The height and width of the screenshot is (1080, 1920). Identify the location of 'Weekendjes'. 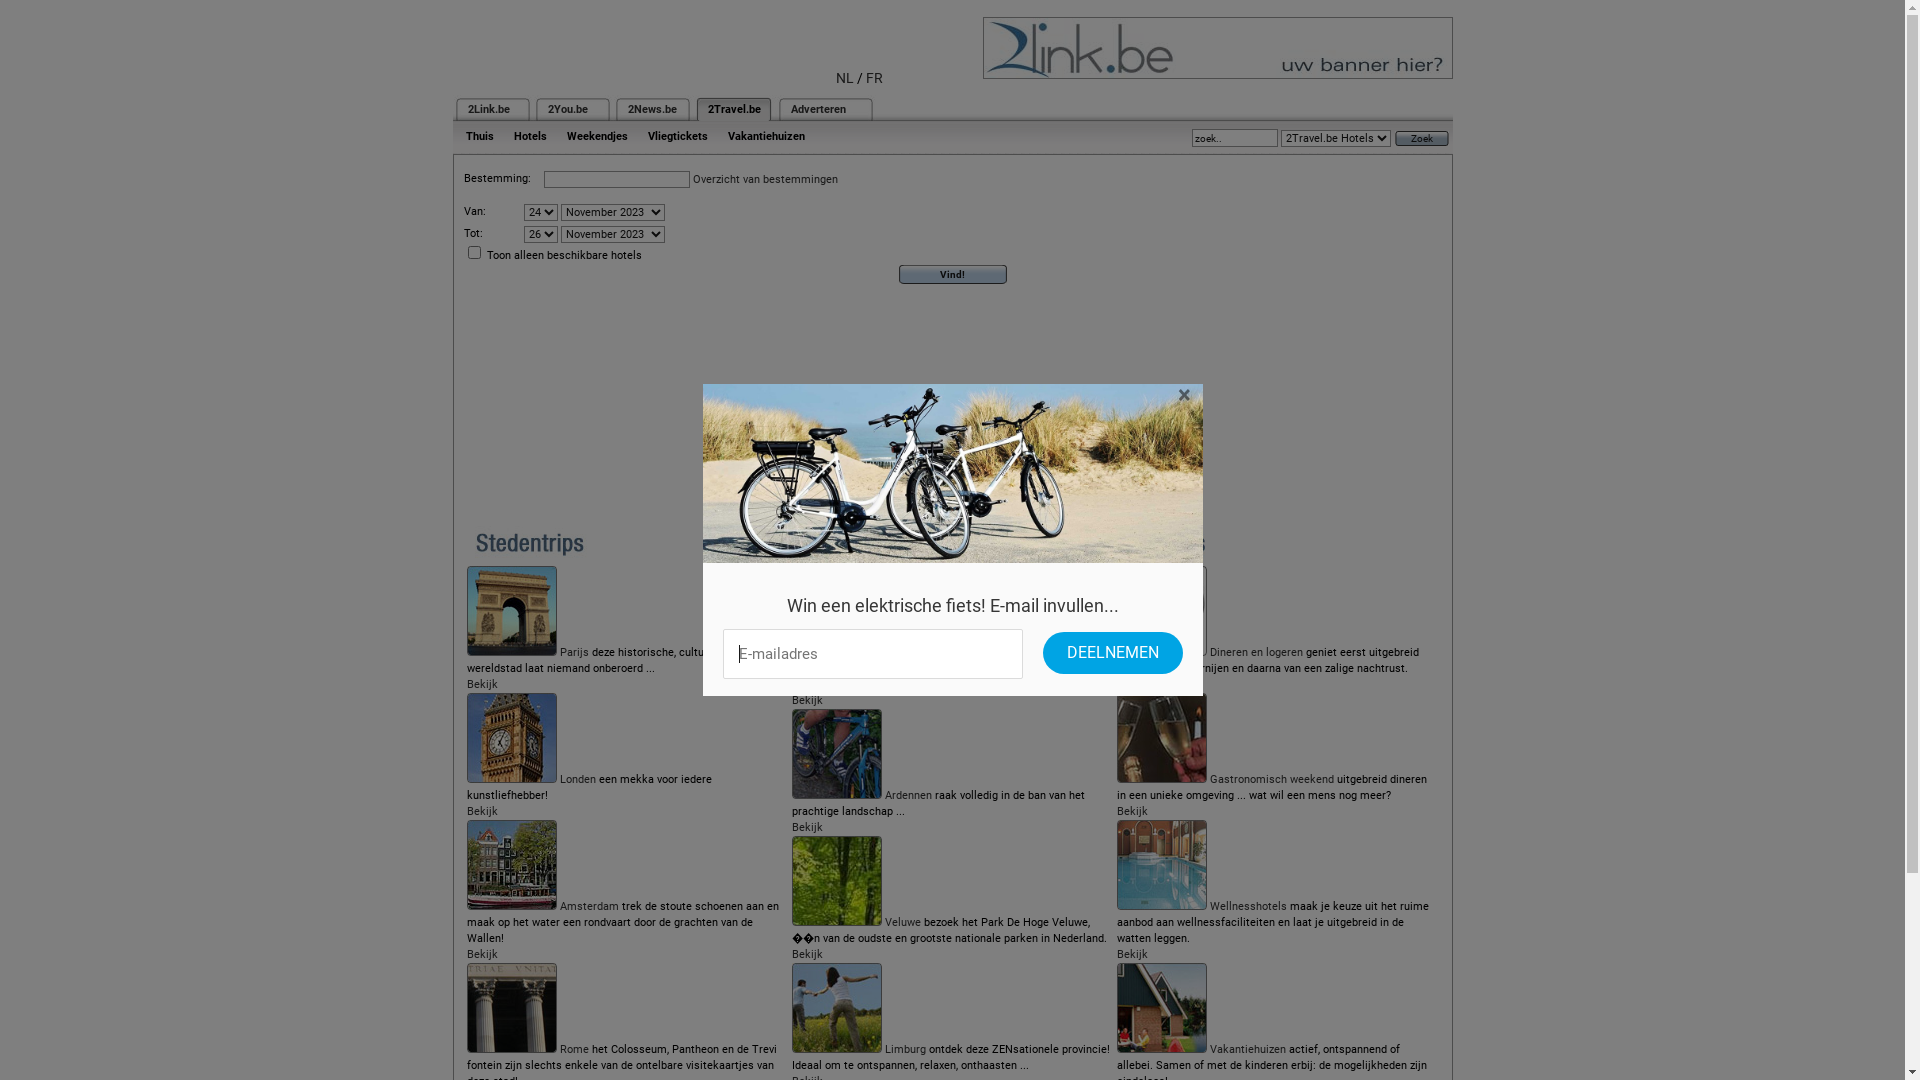
(595, 135).